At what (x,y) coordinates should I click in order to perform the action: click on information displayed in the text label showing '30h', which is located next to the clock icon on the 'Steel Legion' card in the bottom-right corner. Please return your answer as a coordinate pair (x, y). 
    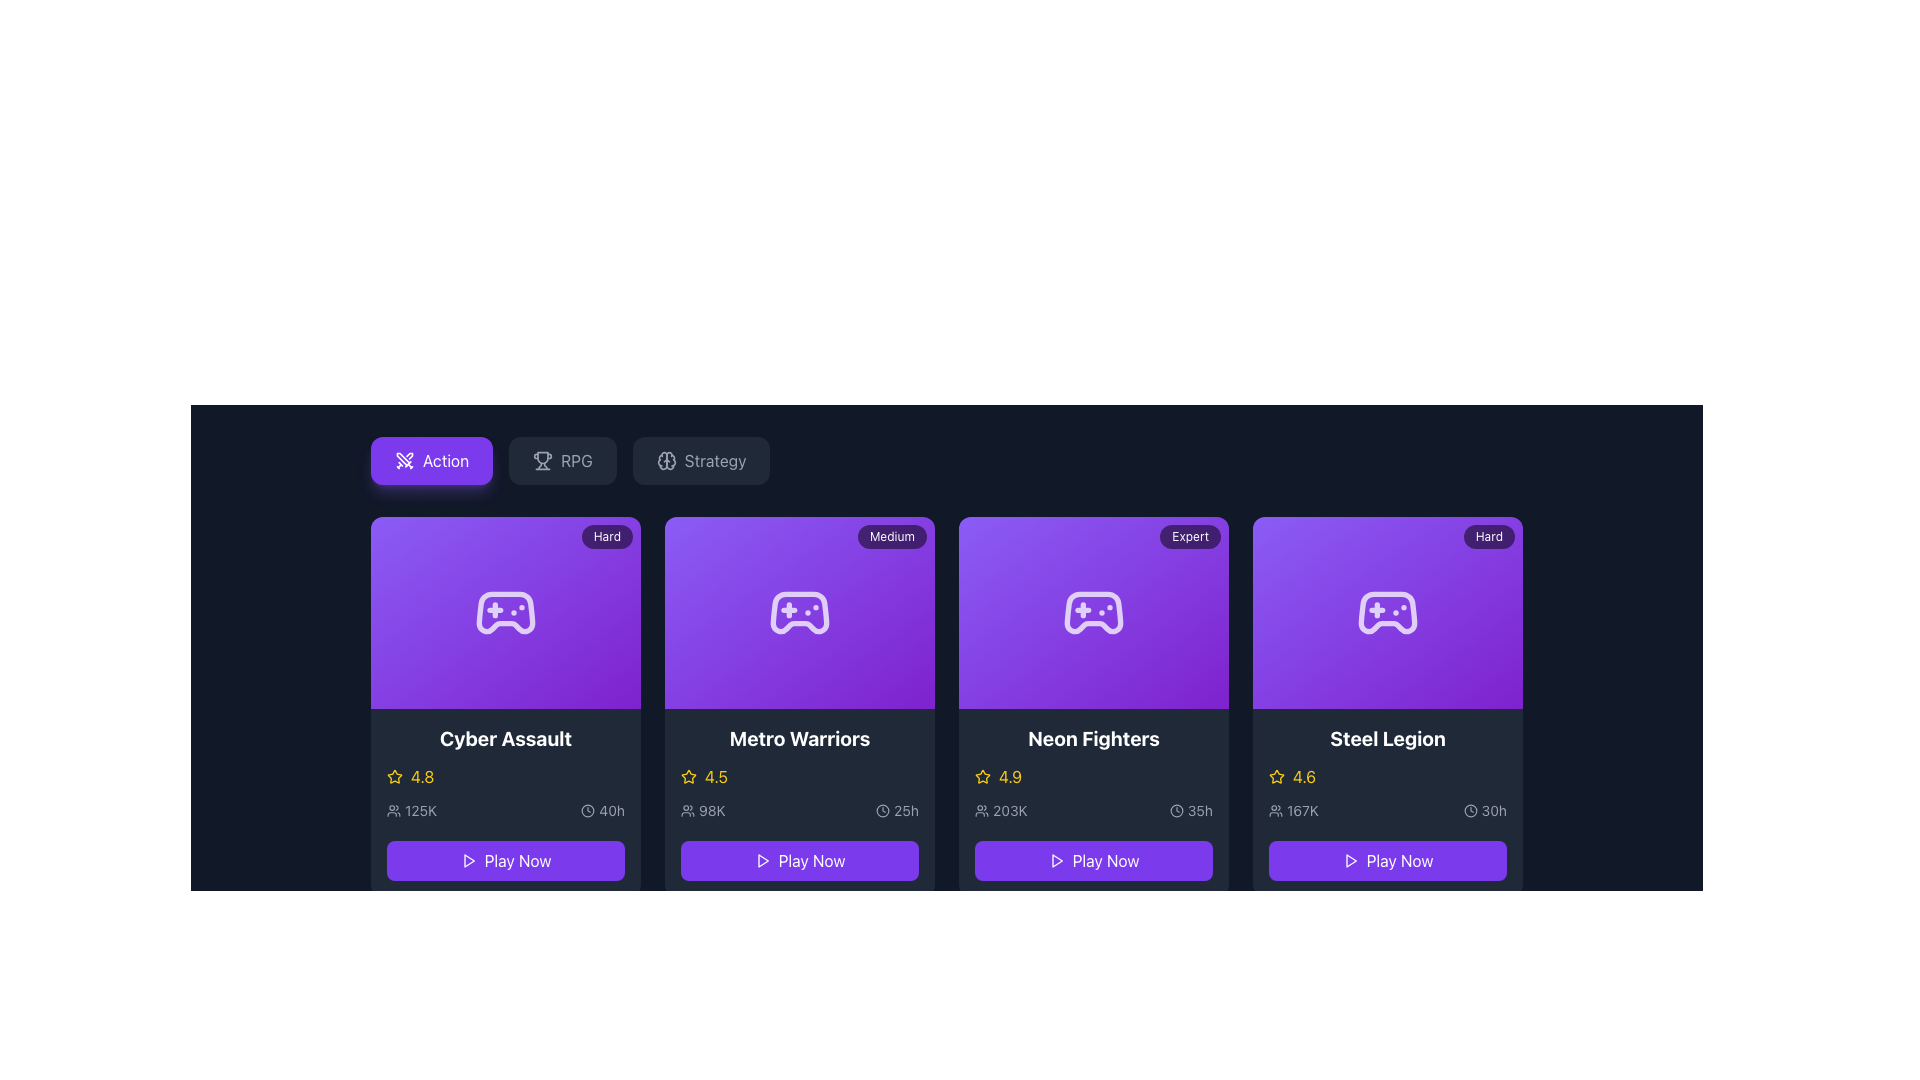
    Looking at the image, I should click on (1494, 810).